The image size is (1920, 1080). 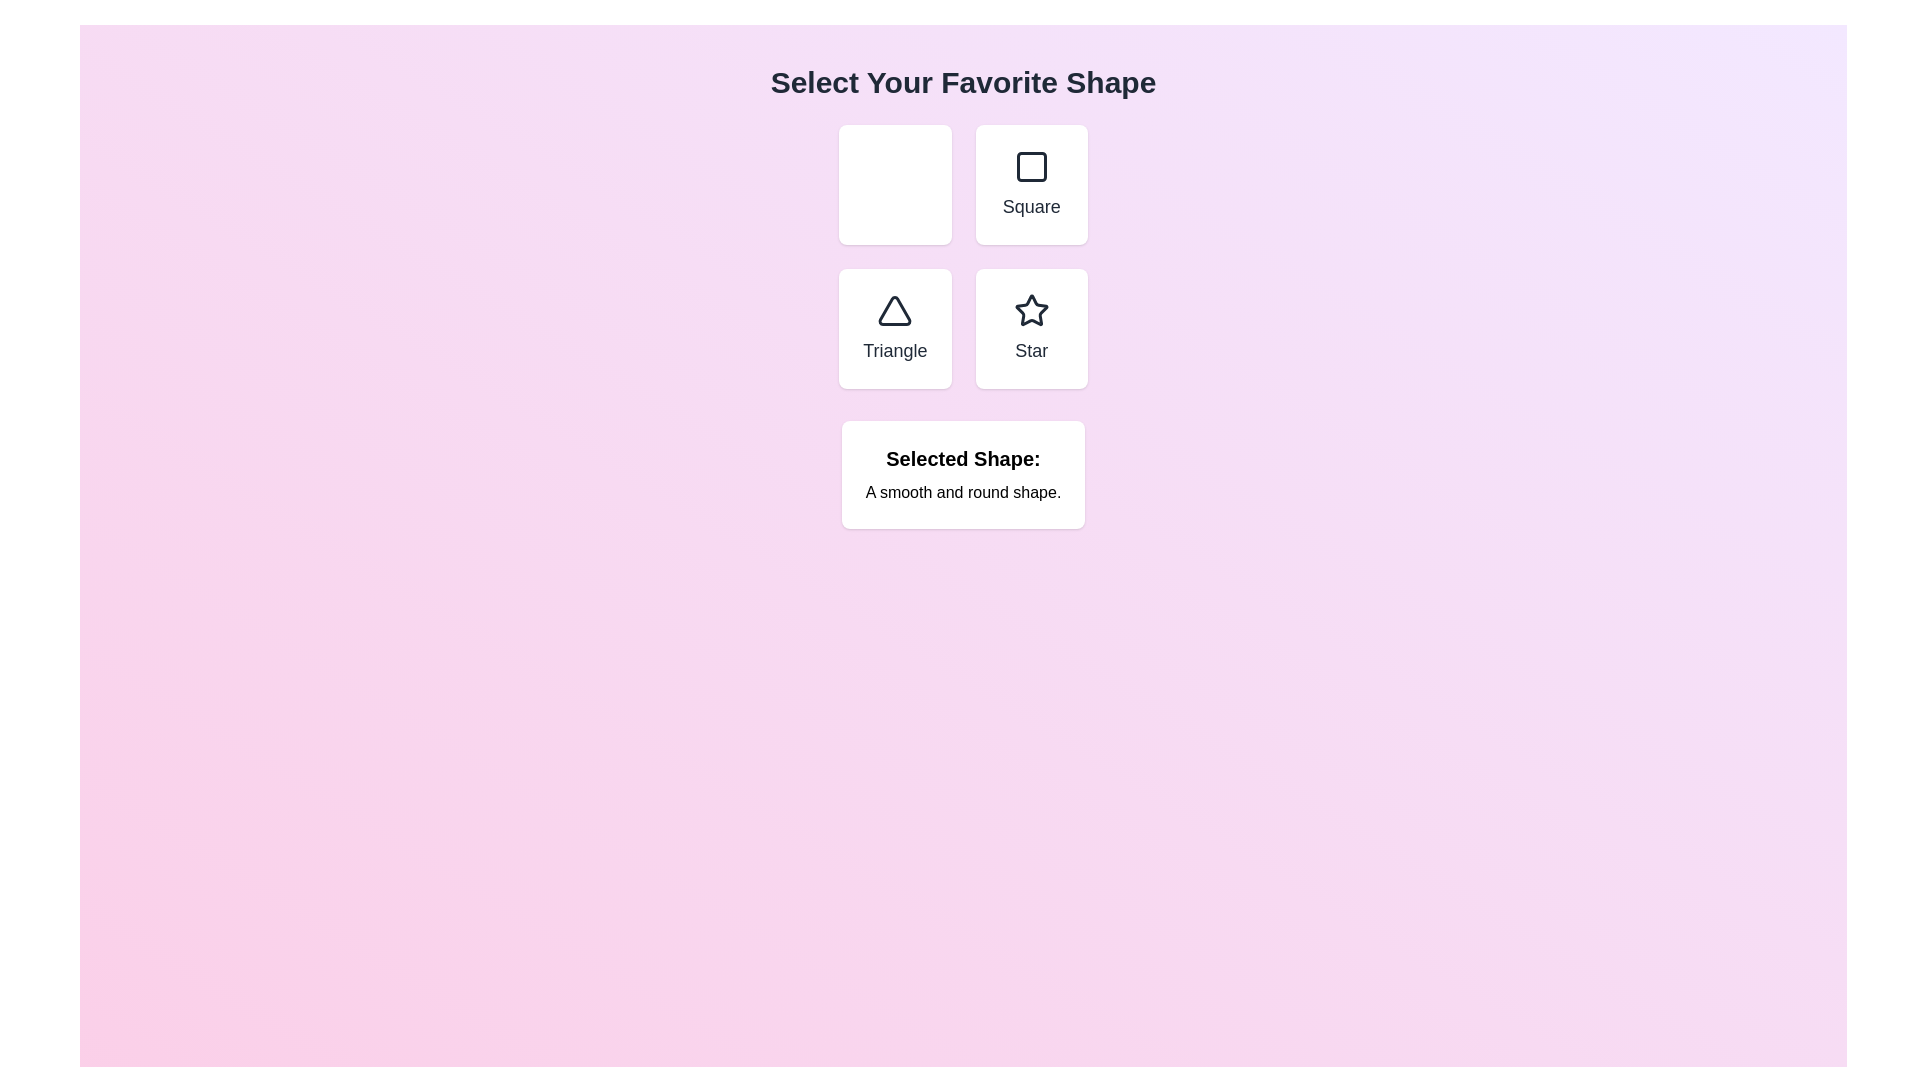 What do you see at coordinates (1031, 327) in the screenshot?
I see `the button labeled Star to observe its hover effect` at bounding box center [1031, 327].